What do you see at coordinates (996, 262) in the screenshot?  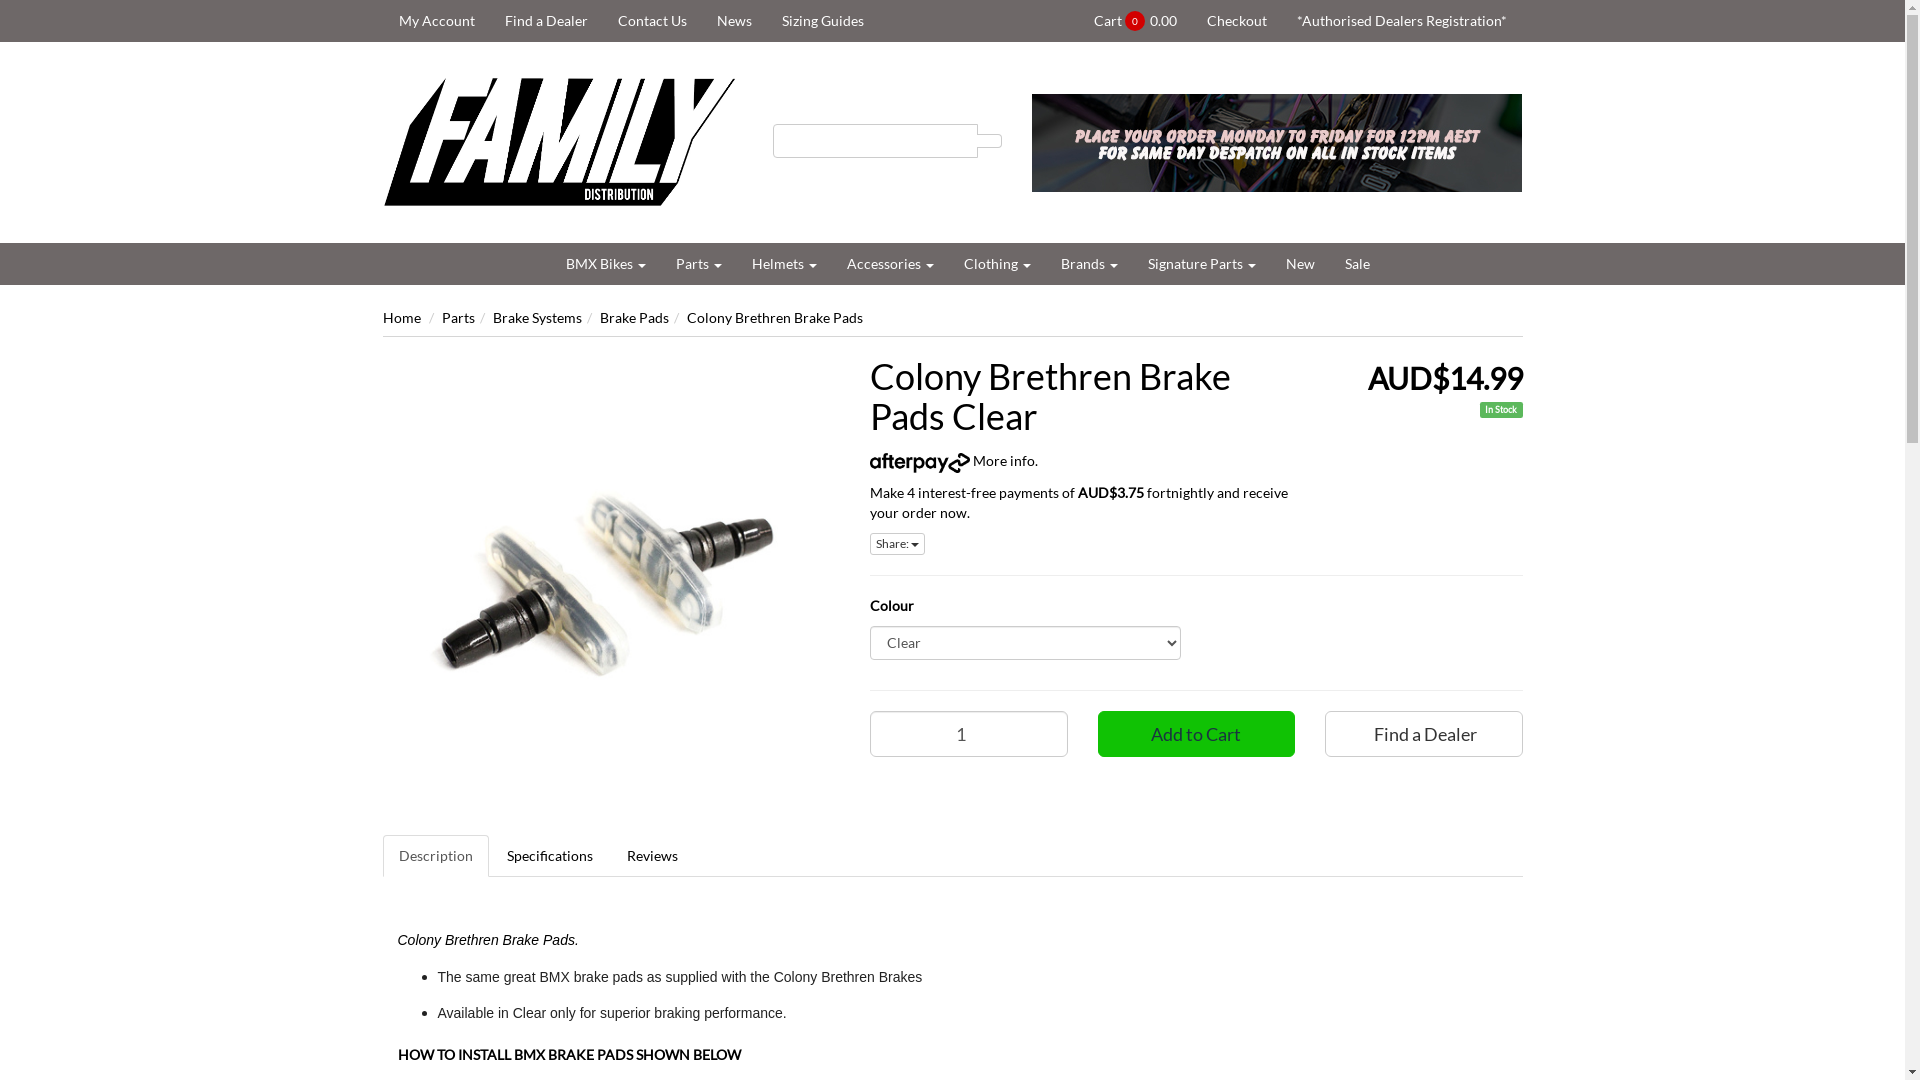 I see `'Clothing'` at bounding box center [996, 262].